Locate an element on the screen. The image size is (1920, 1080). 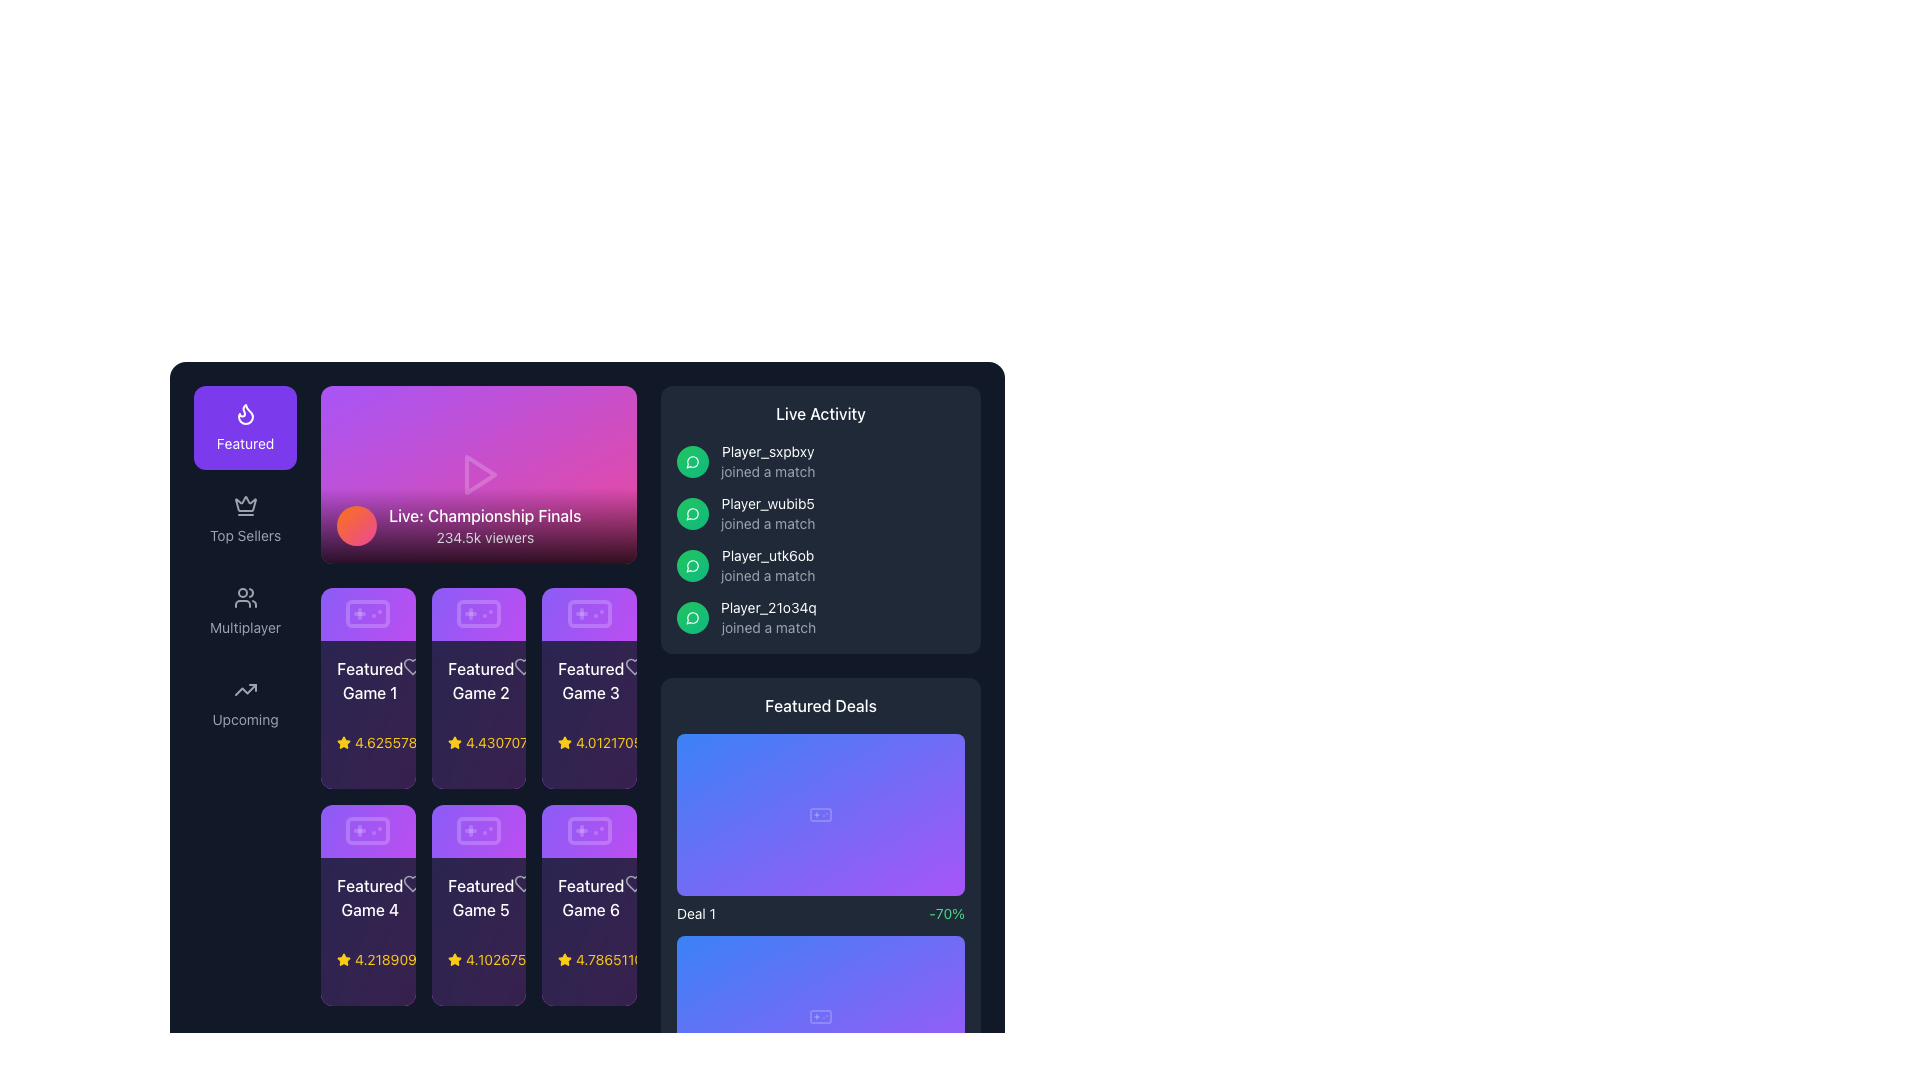
the informational text label displaying the numerical rating, which is located next to a small yellow star icon in the bottom-left card of the grid is located at coordinates (419, 959).